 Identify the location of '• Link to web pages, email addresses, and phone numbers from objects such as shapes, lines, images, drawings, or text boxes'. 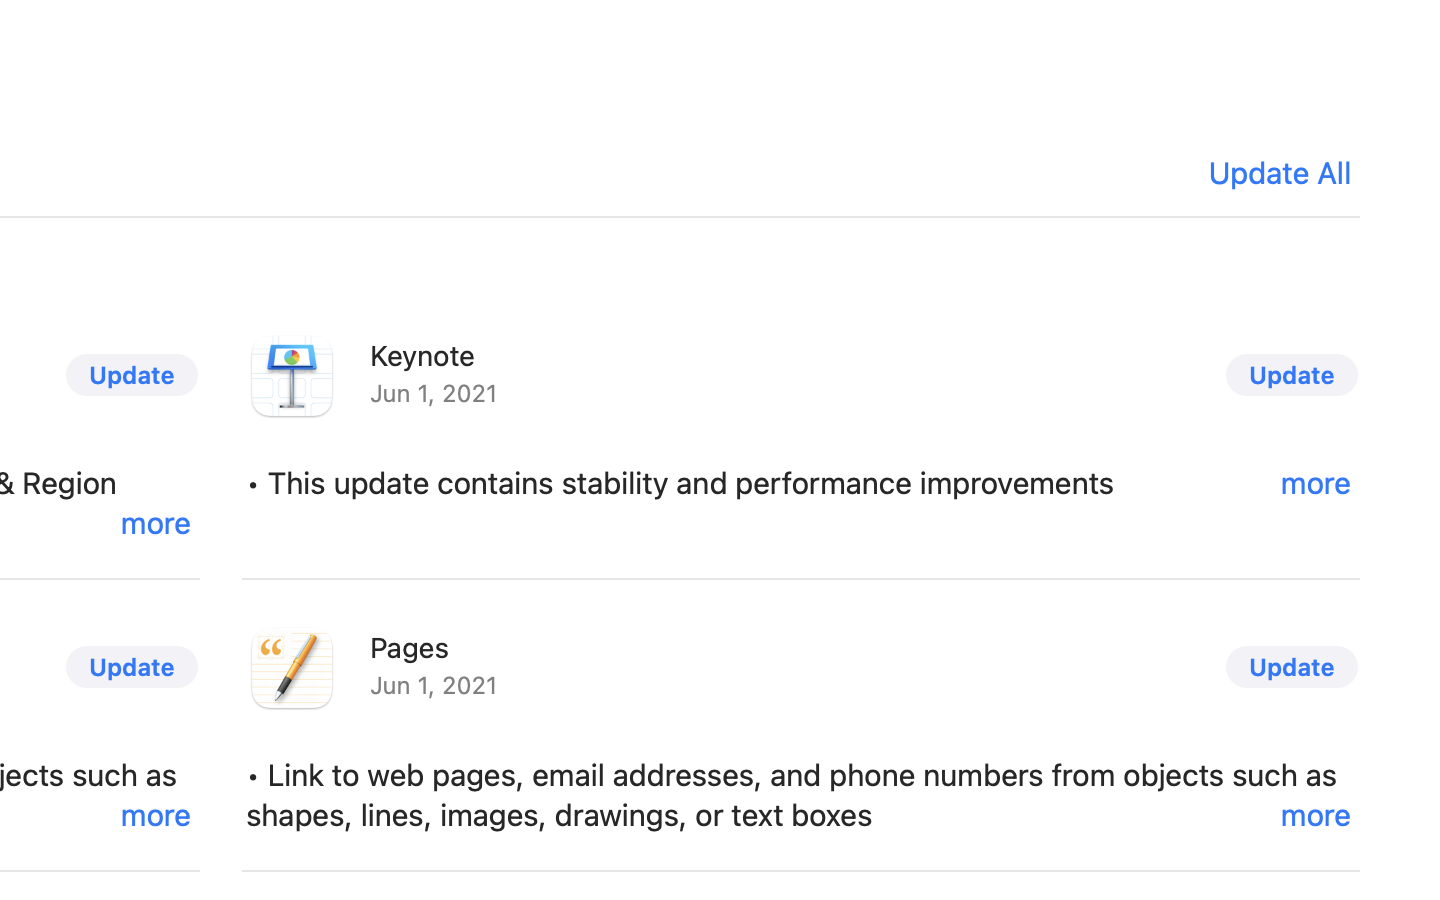
(801, 794).